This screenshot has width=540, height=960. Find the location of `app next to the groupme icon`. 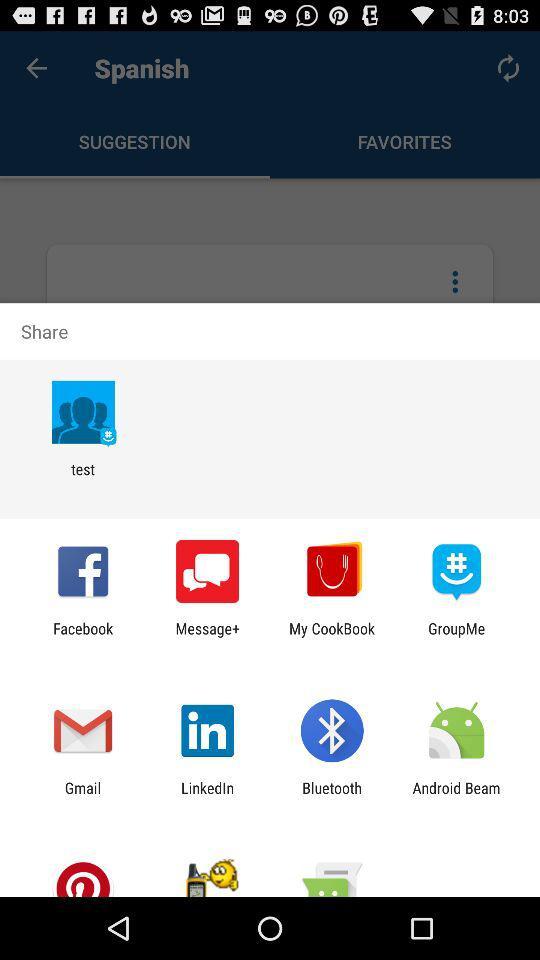

app next to the groupme icon is located at coordinates (332, 636).